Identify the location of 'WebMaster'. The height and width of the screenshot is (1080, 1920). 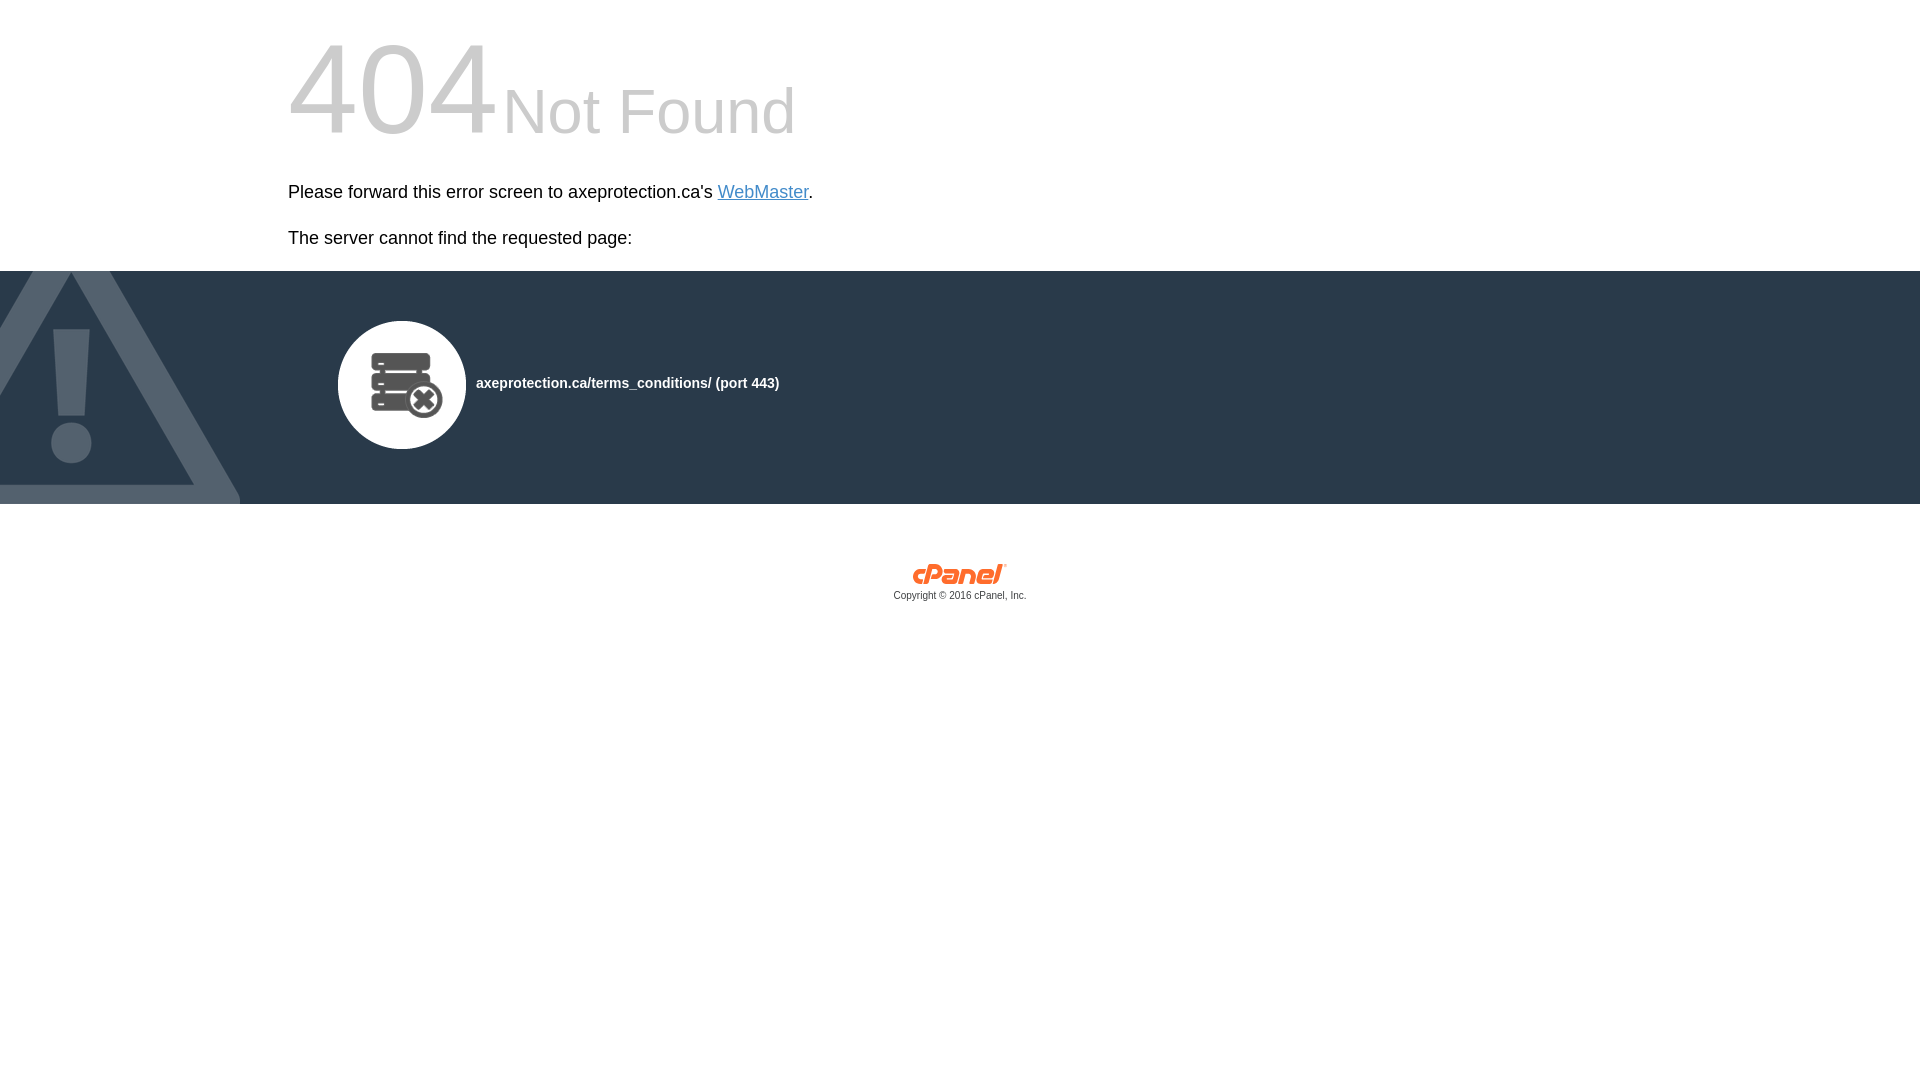
(762, 192).